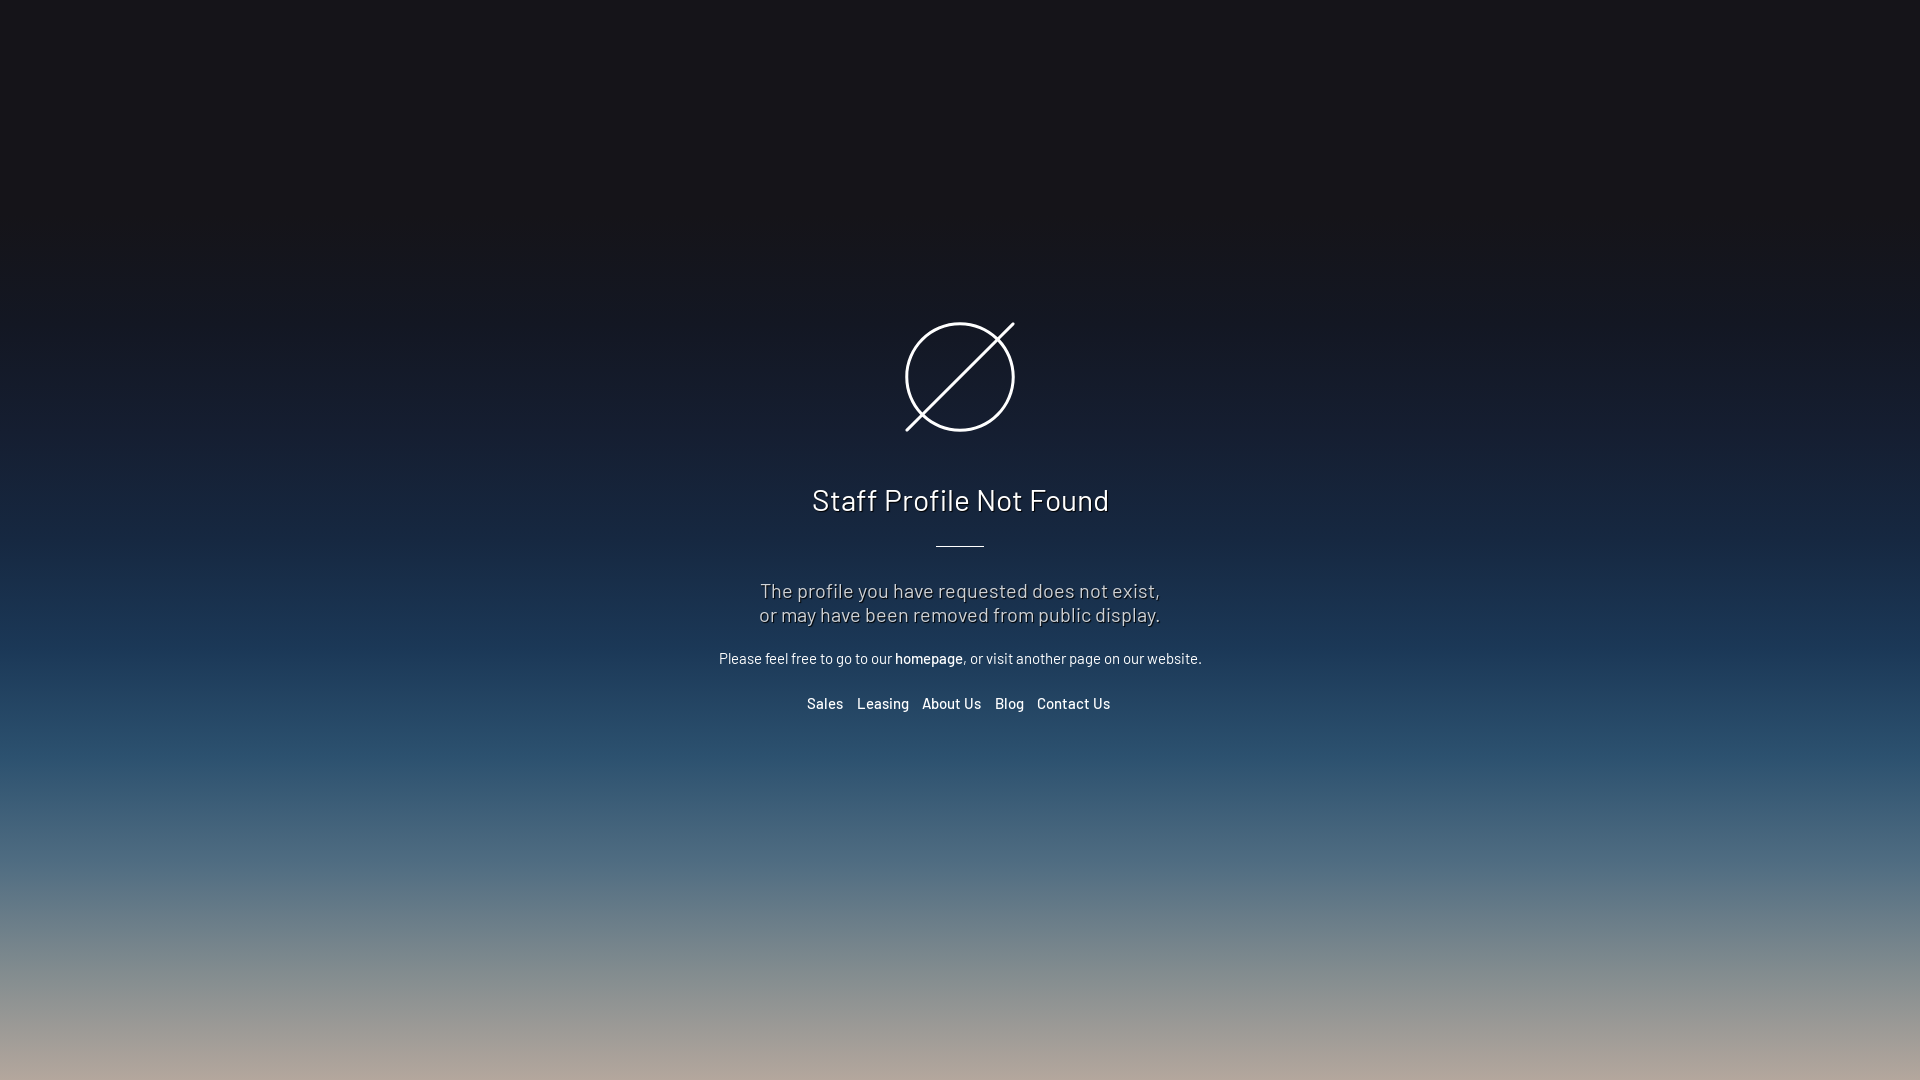 This screenshot has width=1920, height=1080. What do you see at coordinates (855, 701) in the screenshot?
I see `'Leasing'` at bounding box center [855, 701].